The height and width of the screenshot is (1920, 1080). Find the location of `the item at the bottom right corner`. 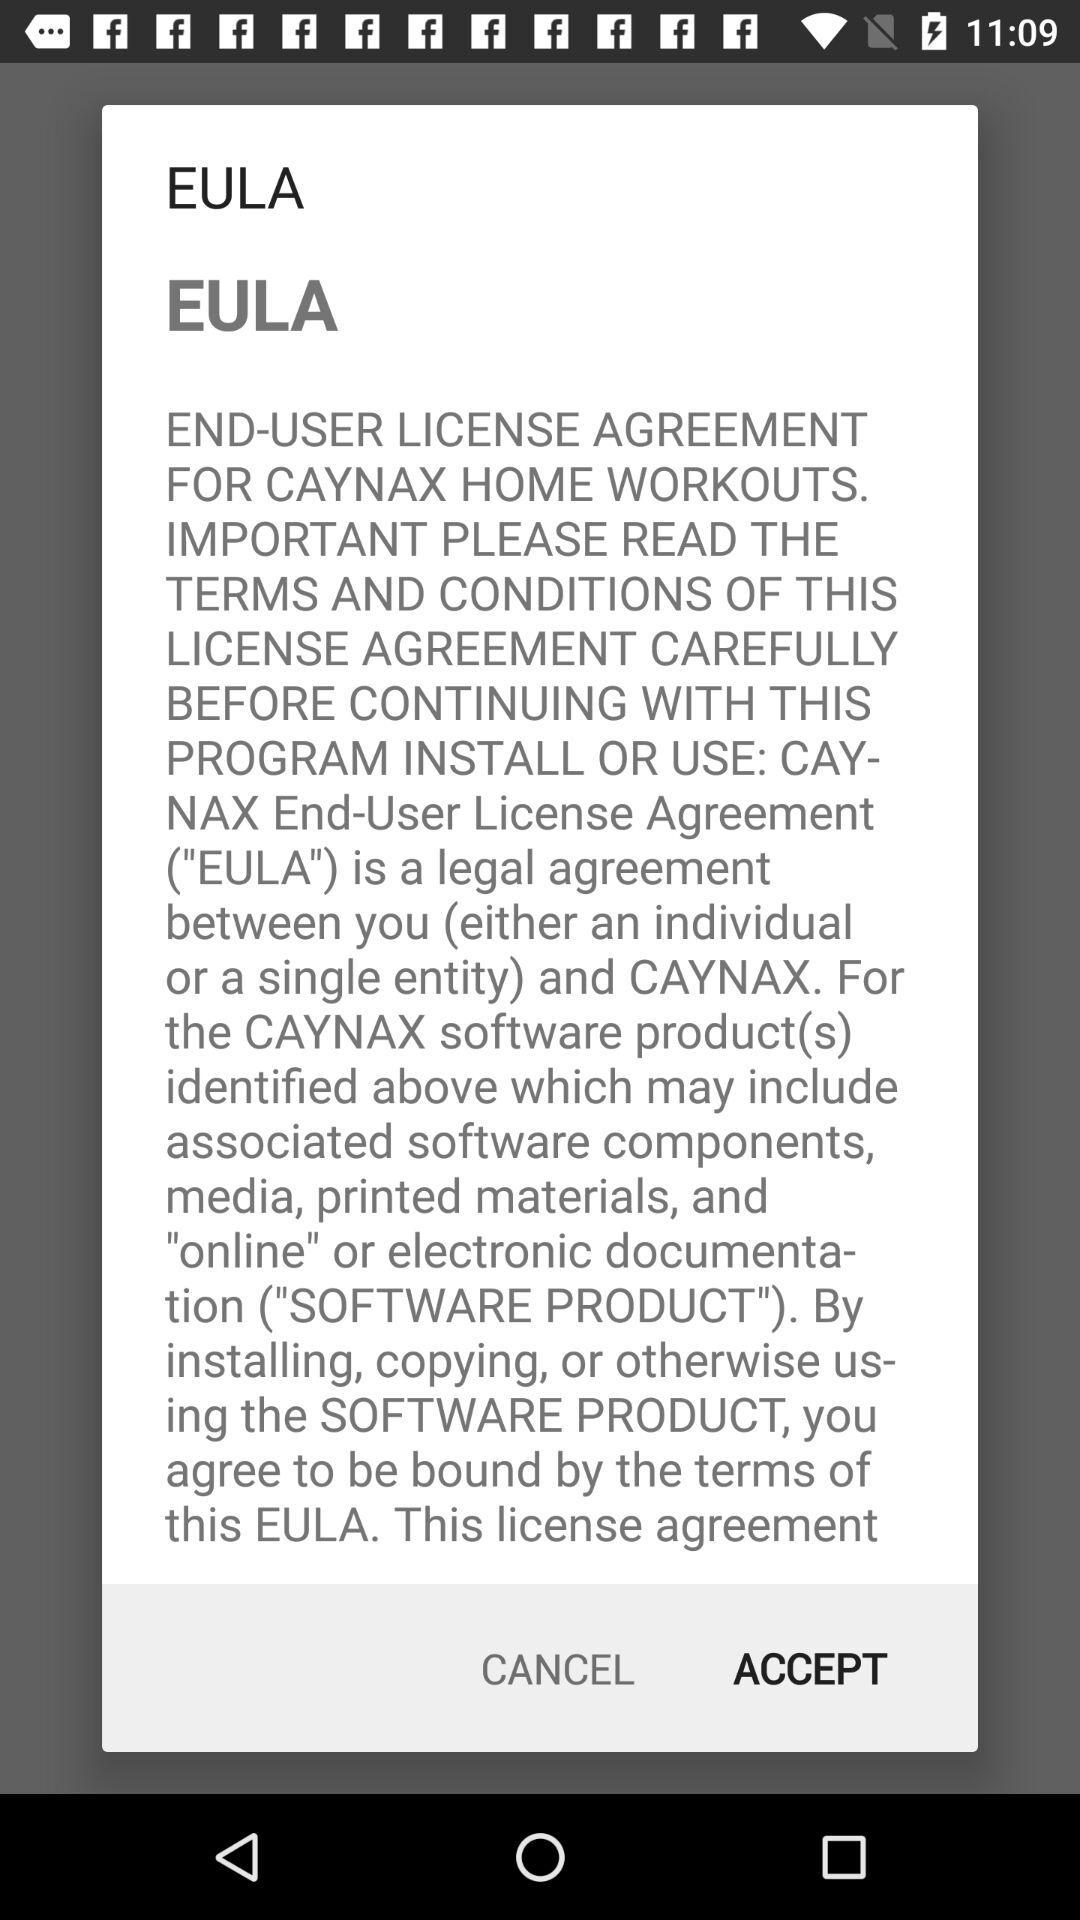

the item at the bottom right corner is located at coordinates (810, 1668).